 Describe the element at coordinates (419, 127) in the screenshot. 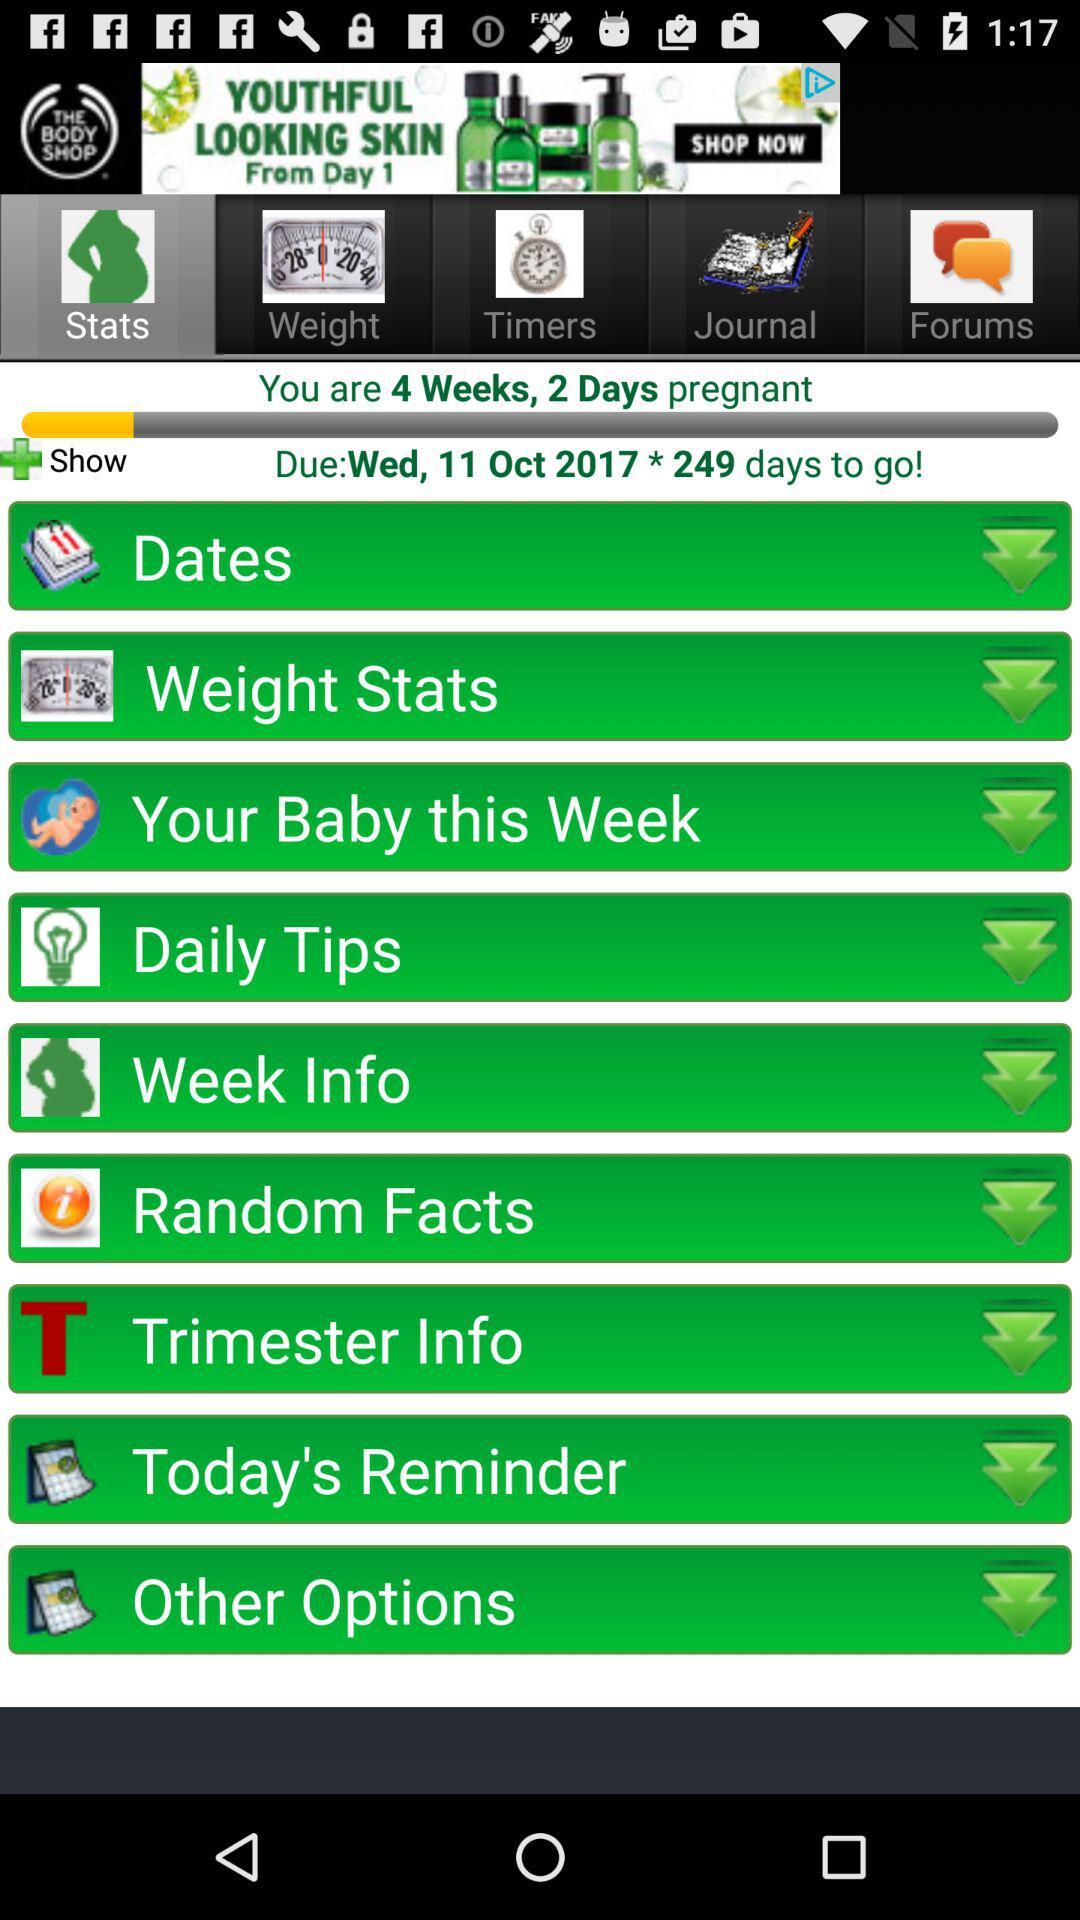

I see `show advertisements detail` at that location.